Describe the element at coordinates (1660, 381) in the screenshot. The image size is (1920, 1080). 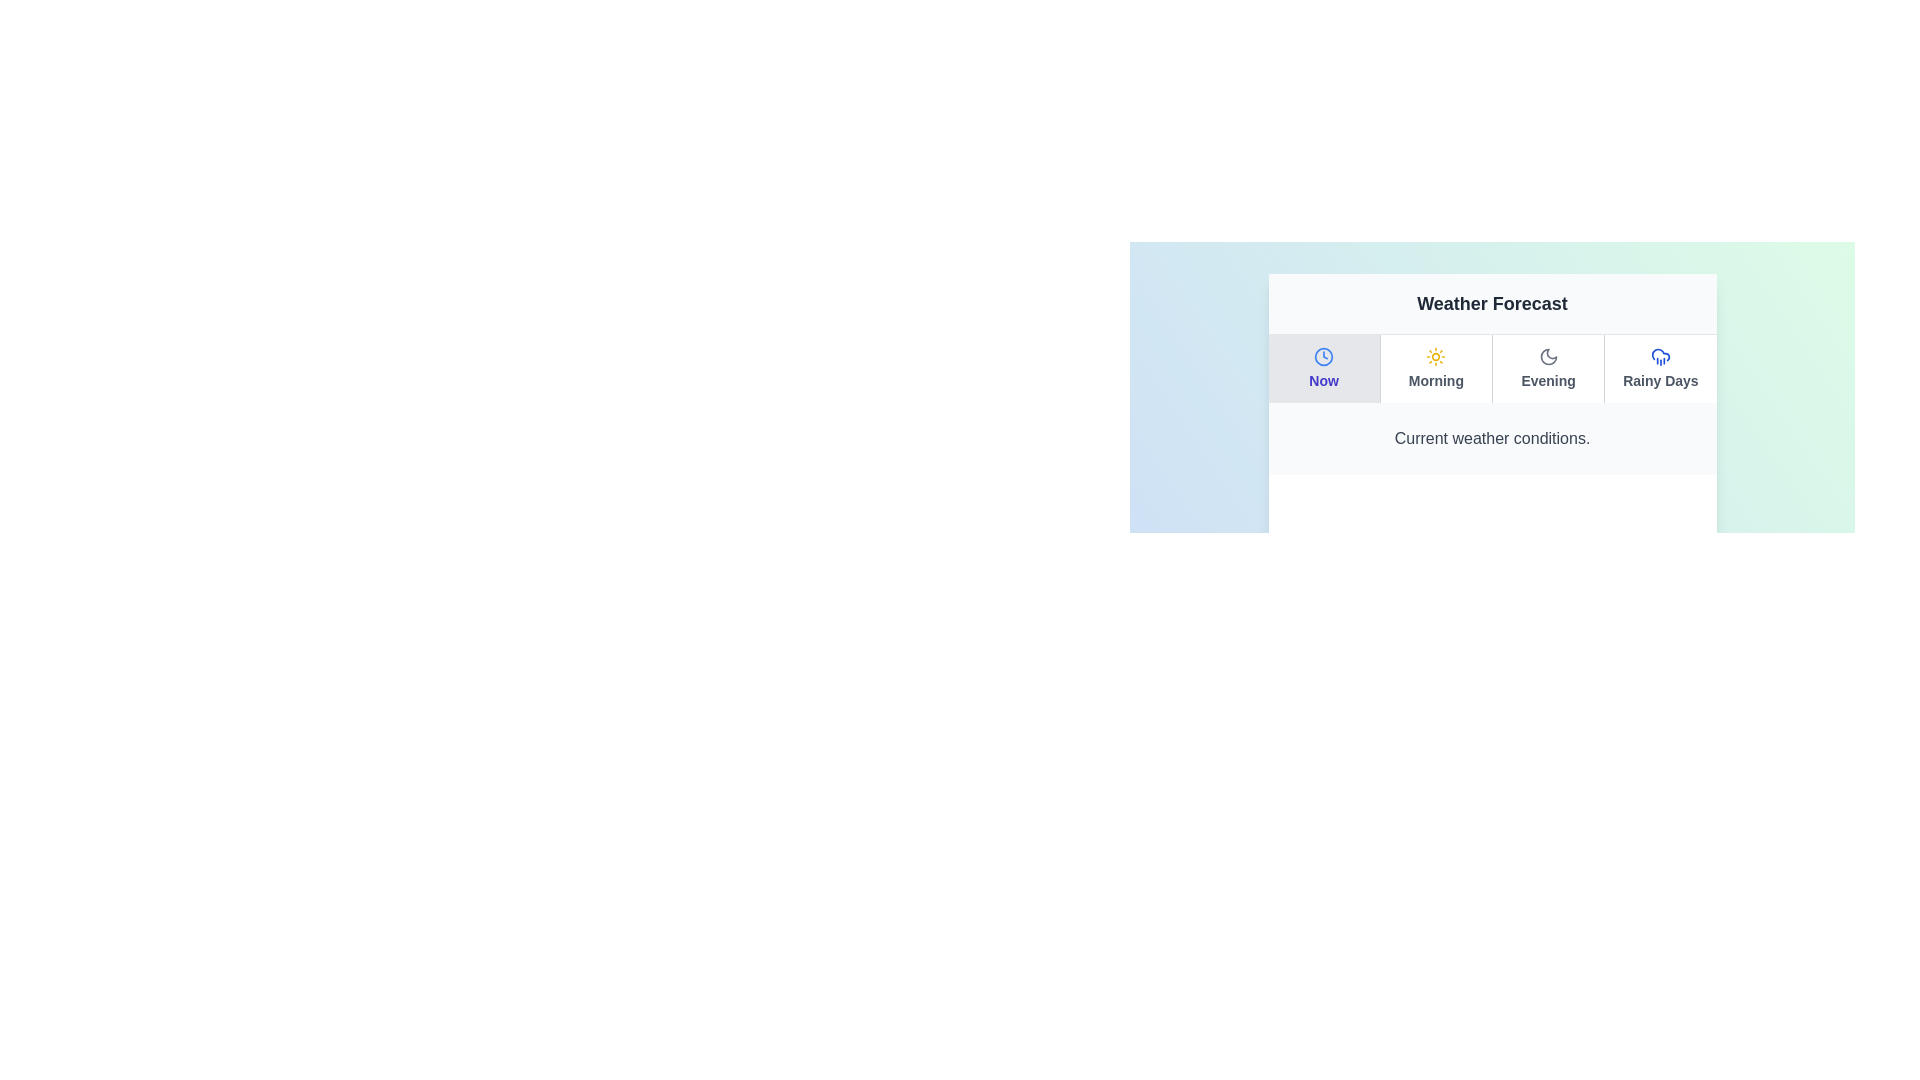
I see `the 'Rainy Days' text label in the weather navigation menu` at that location.